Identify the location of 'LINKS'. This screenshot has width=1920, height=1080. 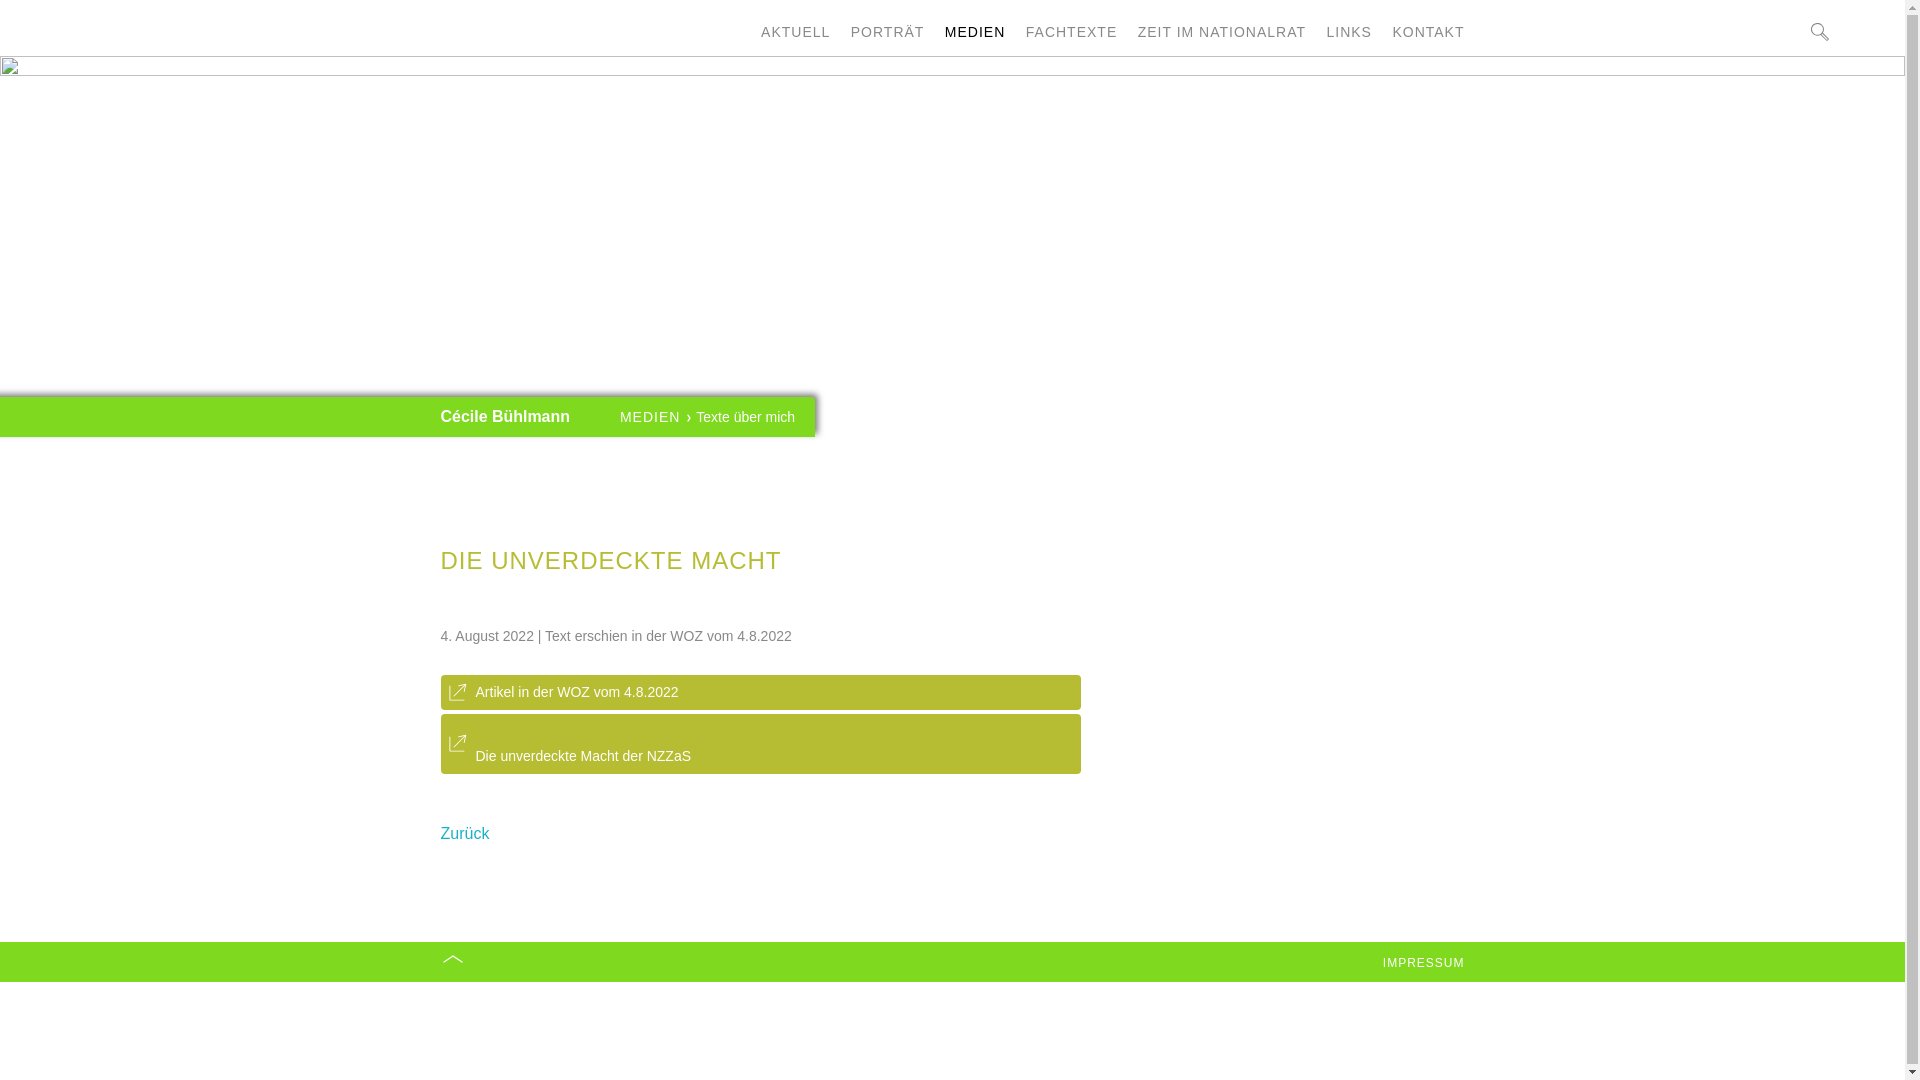
(1325, 31).